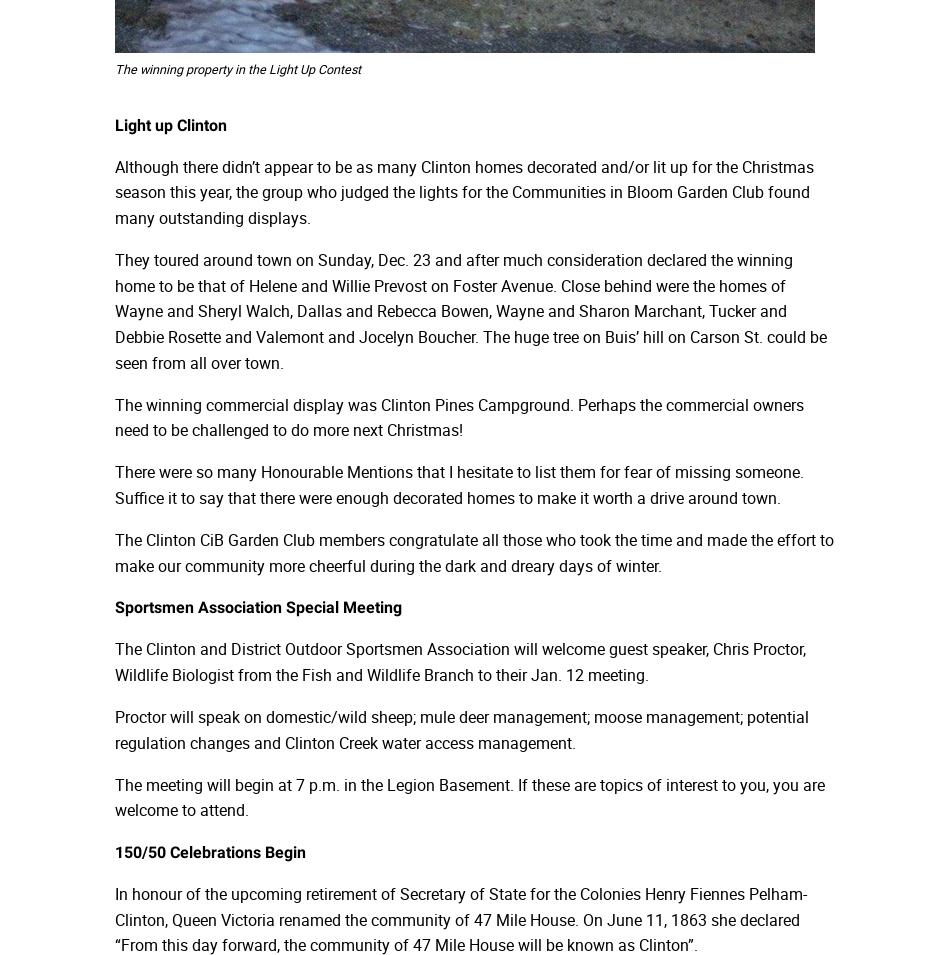 This screenshot has width=950, height=955. Describe the element at coordinates (115, 310) in the screenshot. I see `'They toured around town on Sunday, Dec. 23 and after much consideration declared the winning home to be that of Helene and Willie Prevost on Foster Avenue. Close behind were the homes of Wayne and Sheryl Walch, Dallas and Rebecca Bowen, Wayne and Sharon Marchant, Tucker and Debbie Rosette and Valemont and Jocelyn Boucher. The huge tree on Buis’ hill on Carson St. could be seen from all over town.'` at that location.